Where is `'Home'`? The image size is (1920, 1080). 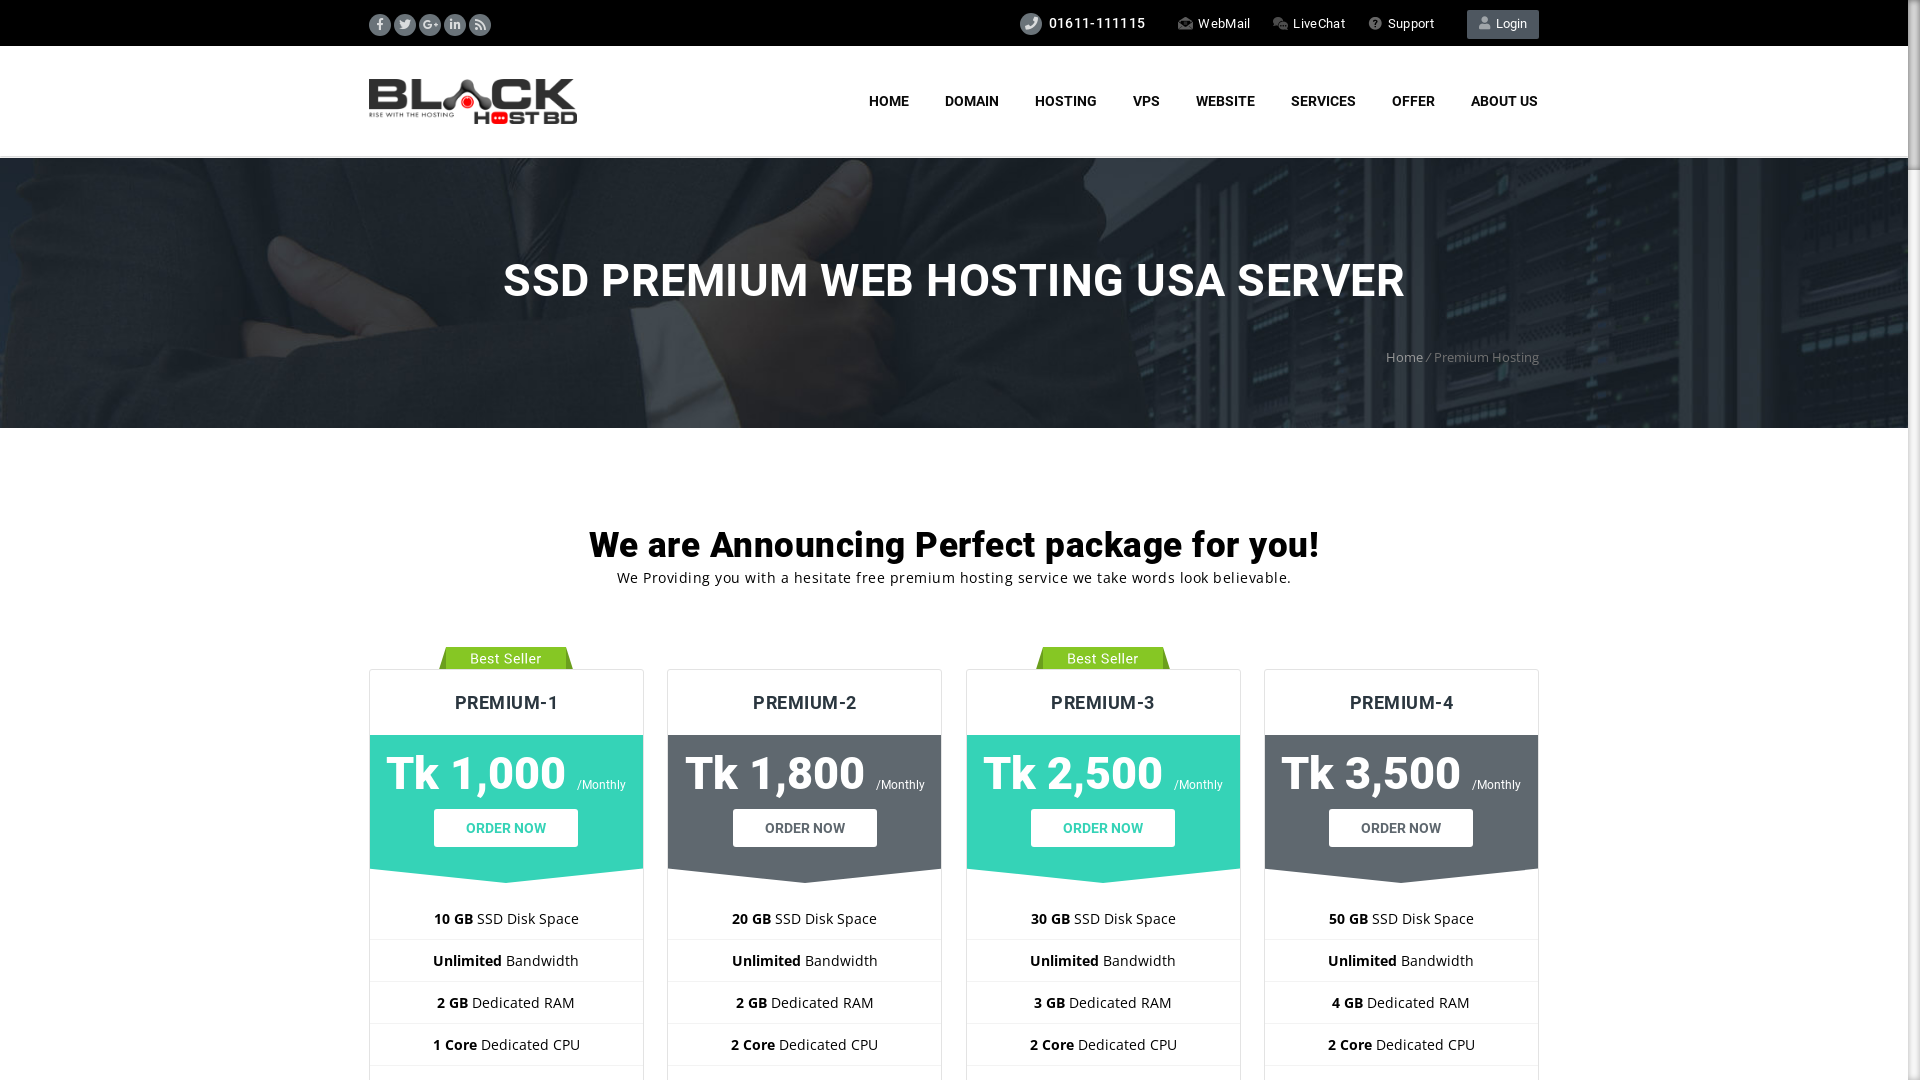 'Home' is located at coordinates (1403, 356).